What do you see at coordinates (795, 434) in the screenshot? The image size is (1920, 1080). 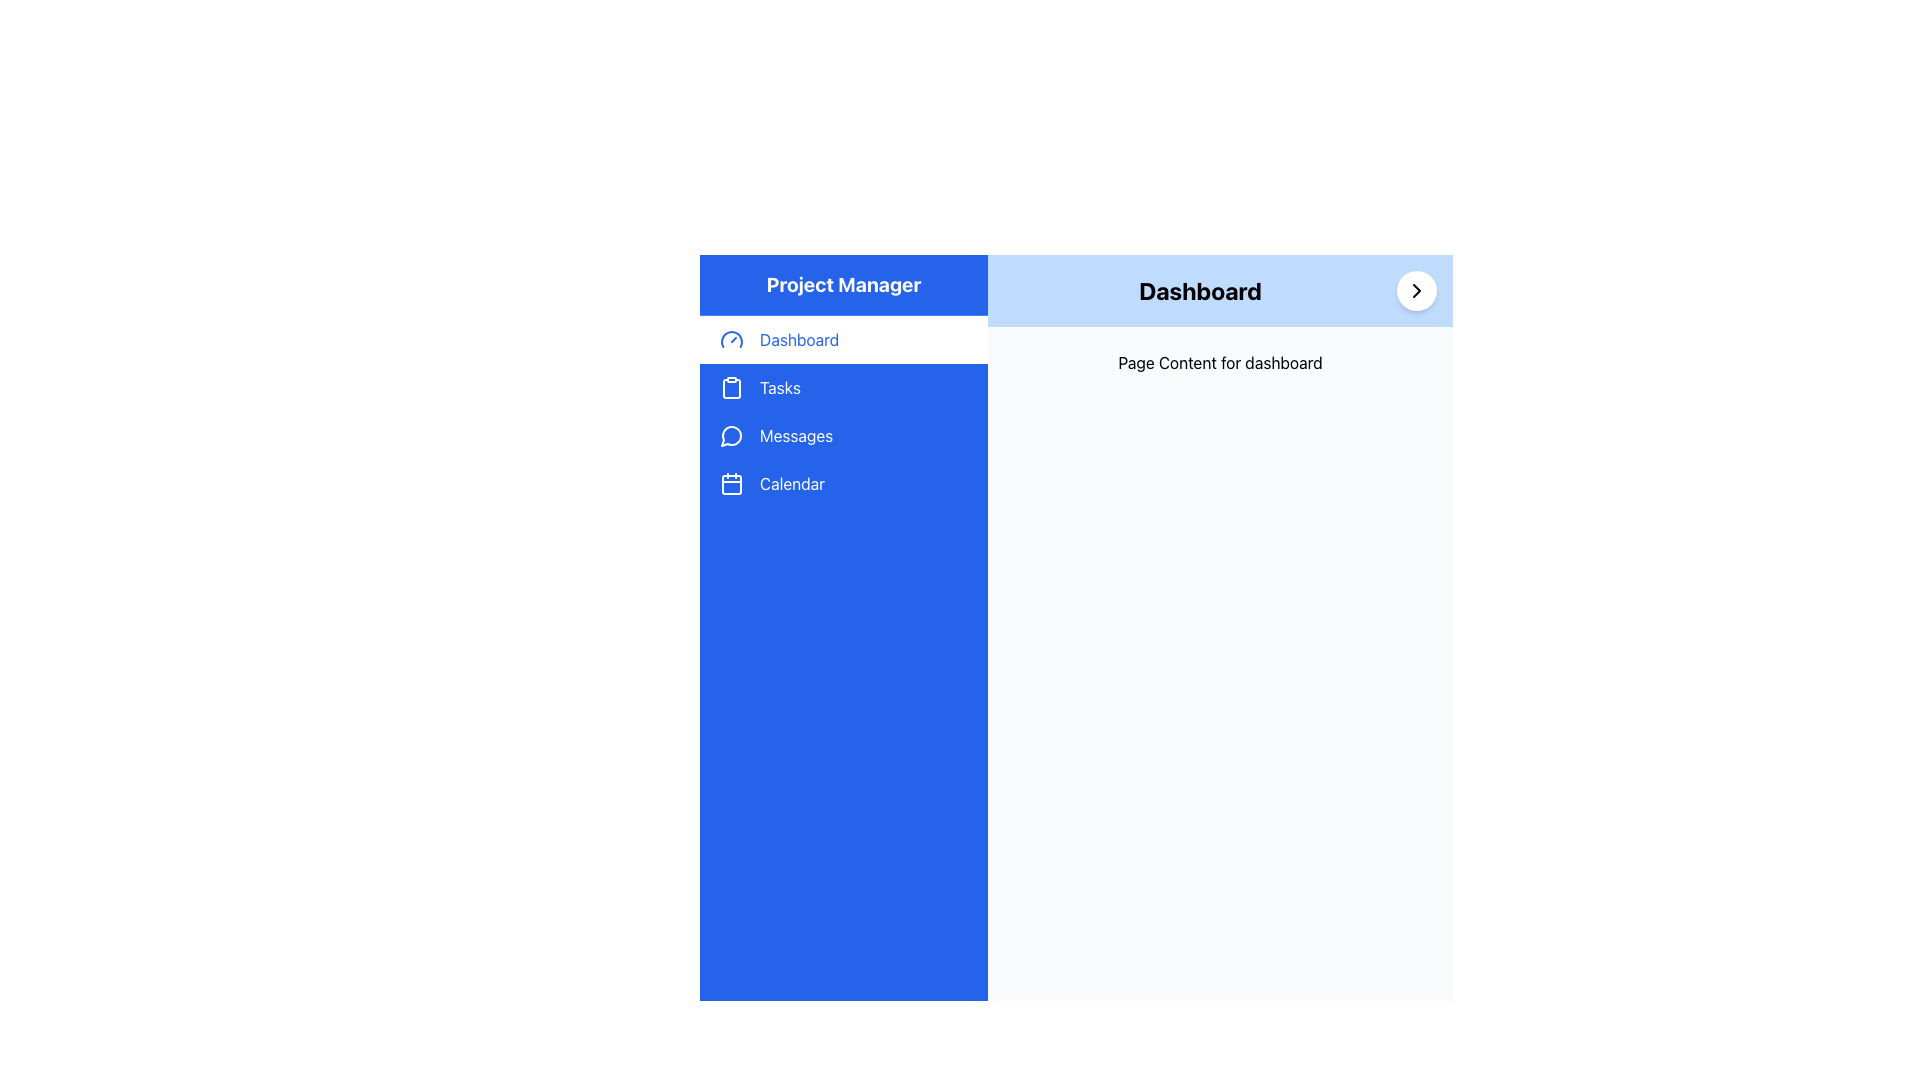 I see `keyboard navigation` at bounding box center [795, 434].